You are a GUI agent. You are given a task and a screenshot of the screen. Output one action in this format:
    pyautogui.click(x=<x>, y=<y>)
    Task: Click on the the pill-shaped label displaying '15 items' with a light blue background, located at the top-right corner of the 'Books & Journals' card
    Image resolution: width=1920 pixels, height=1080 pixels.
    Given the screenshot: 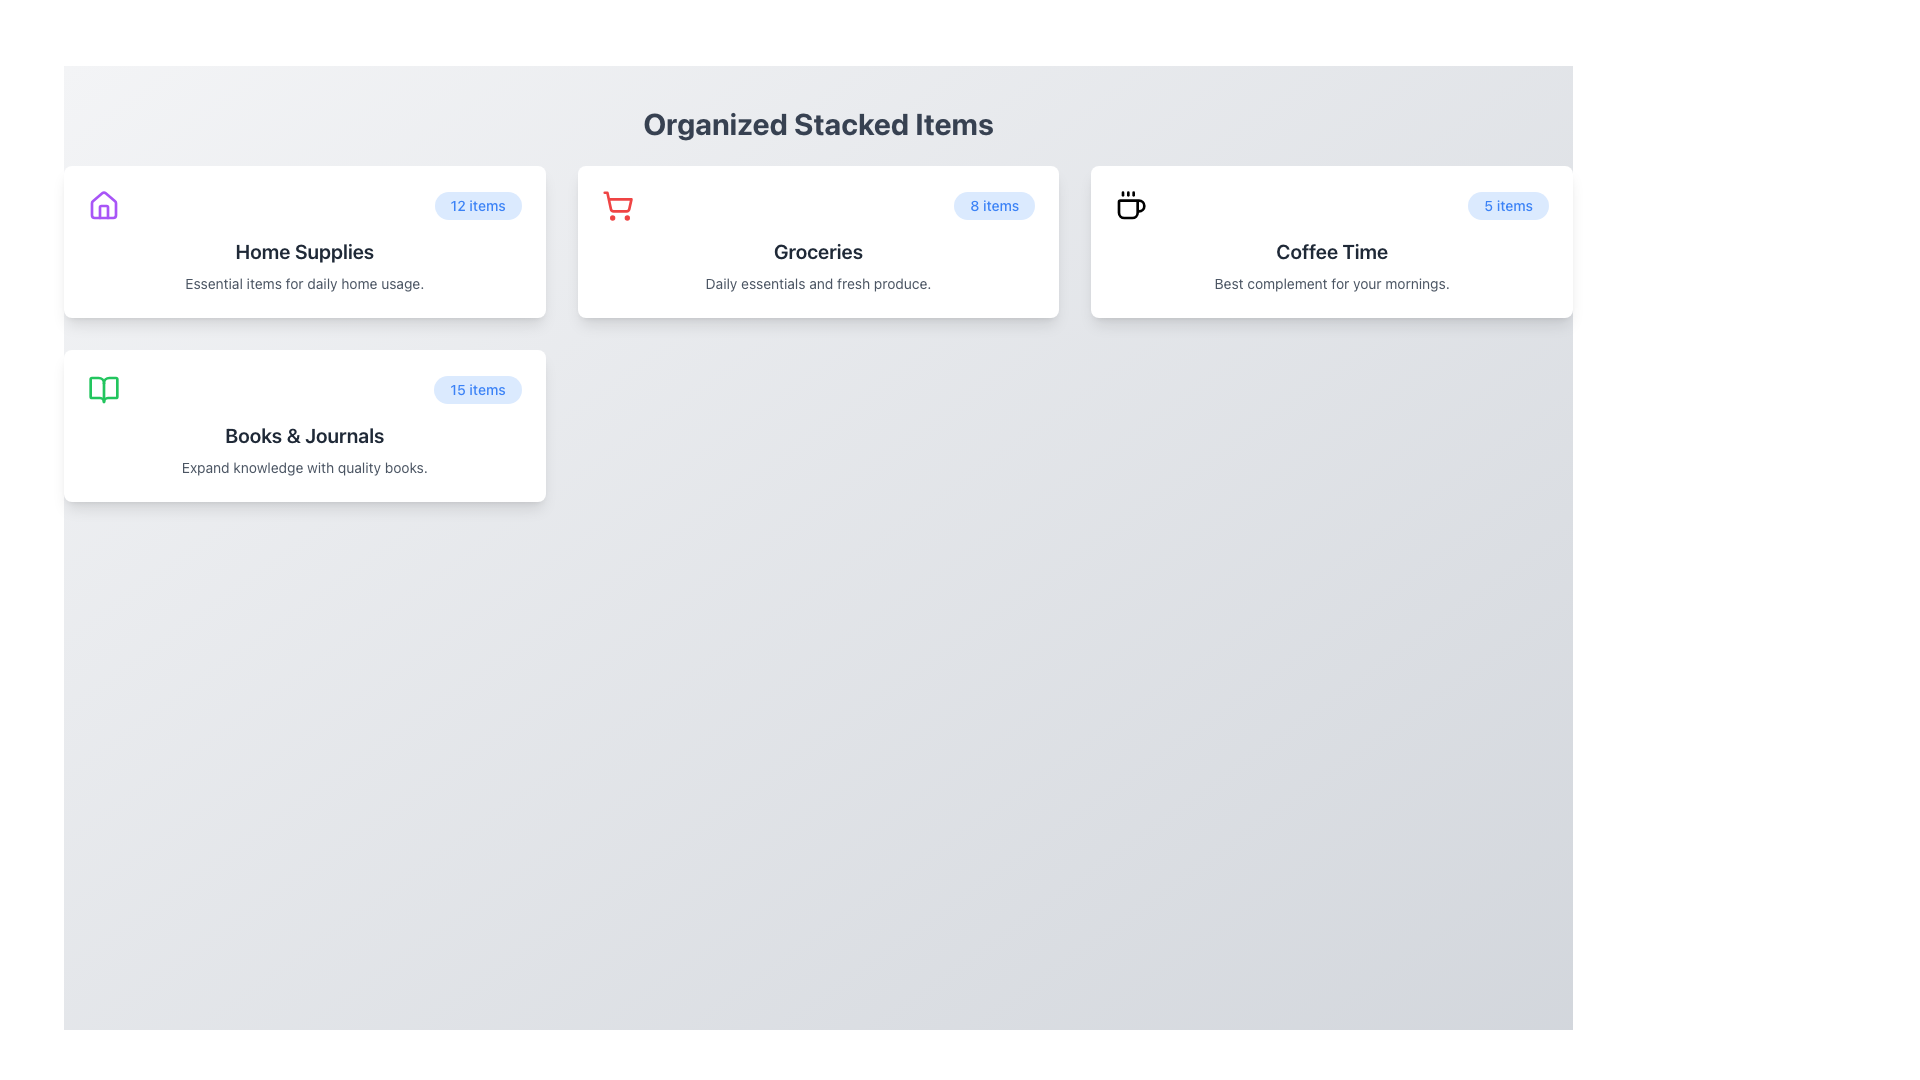 What is the action you would take?
    pyautogui.click(x=477, y=389)
    